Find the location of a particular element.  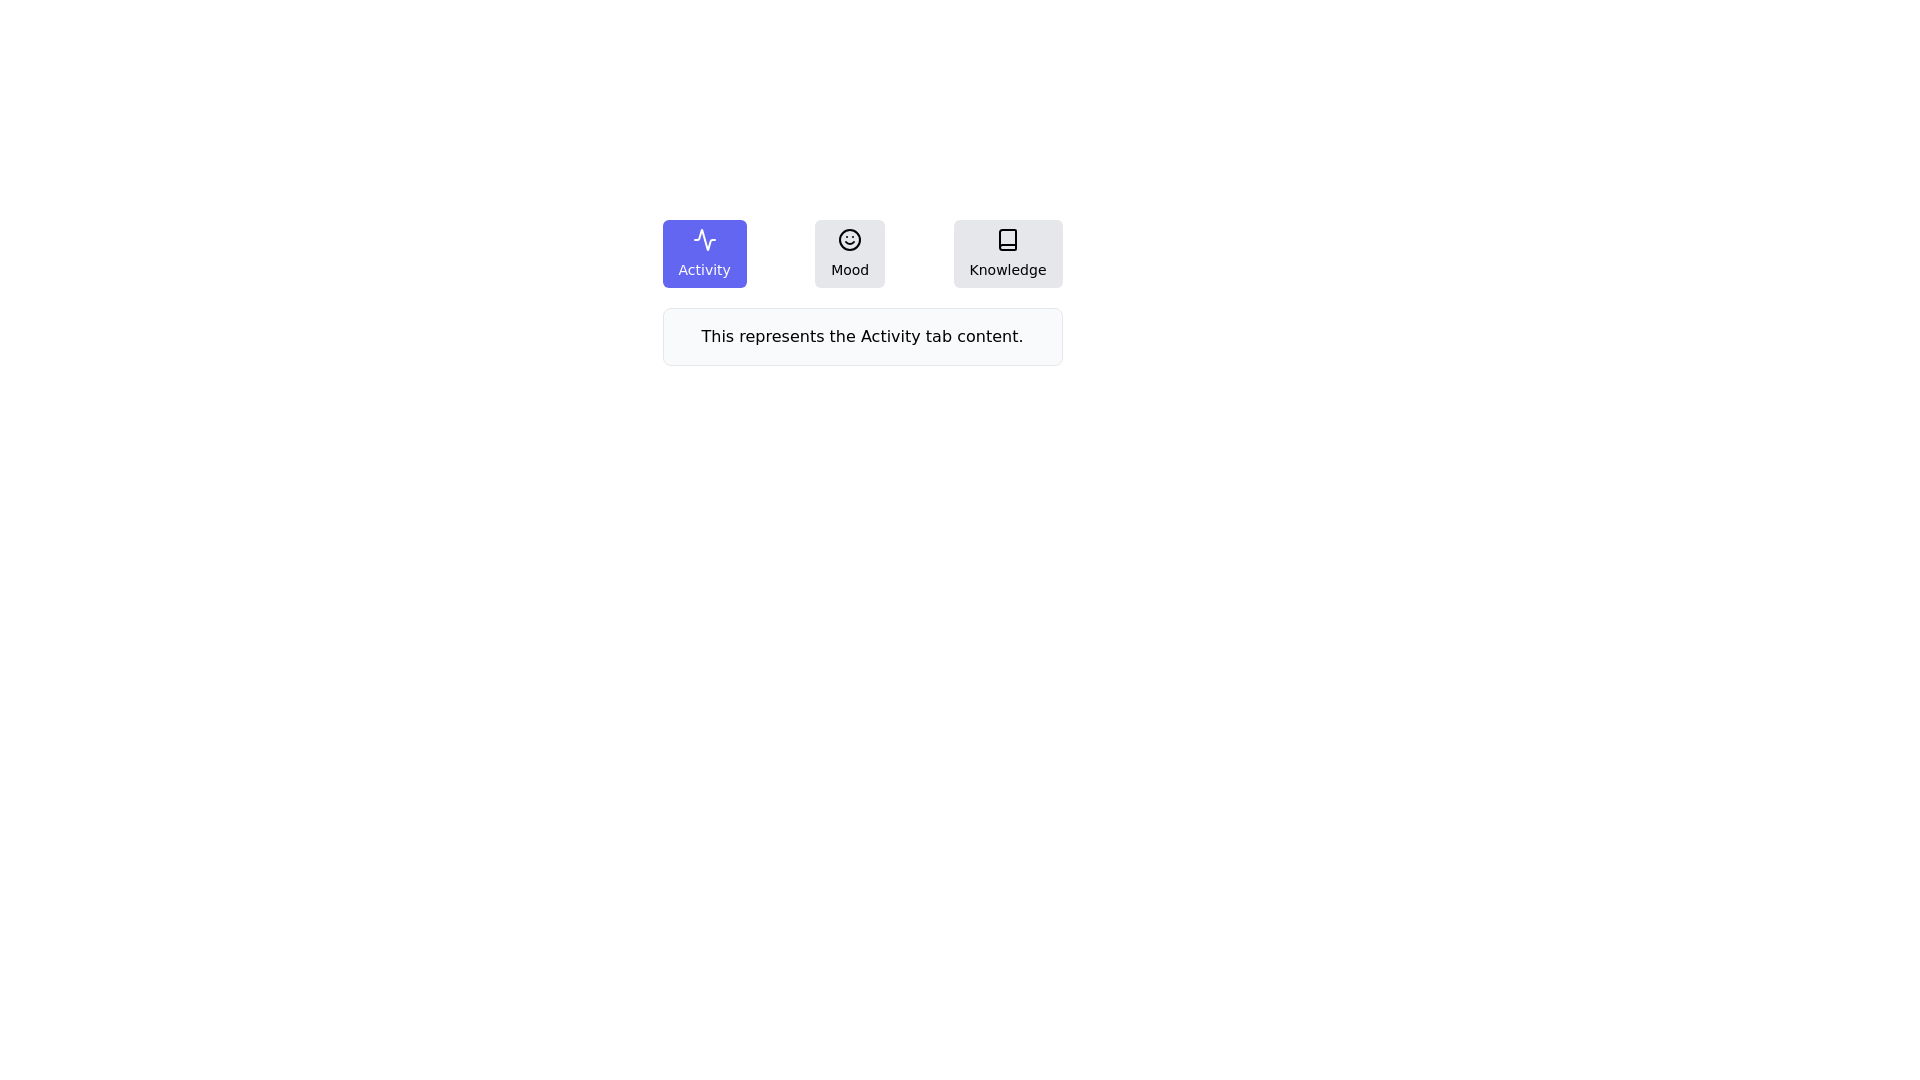

the circular outline graphical icon that resembles a button and is part of a horizontal set of selectable icons, located second among three icons is located at coordinates (850, 238).